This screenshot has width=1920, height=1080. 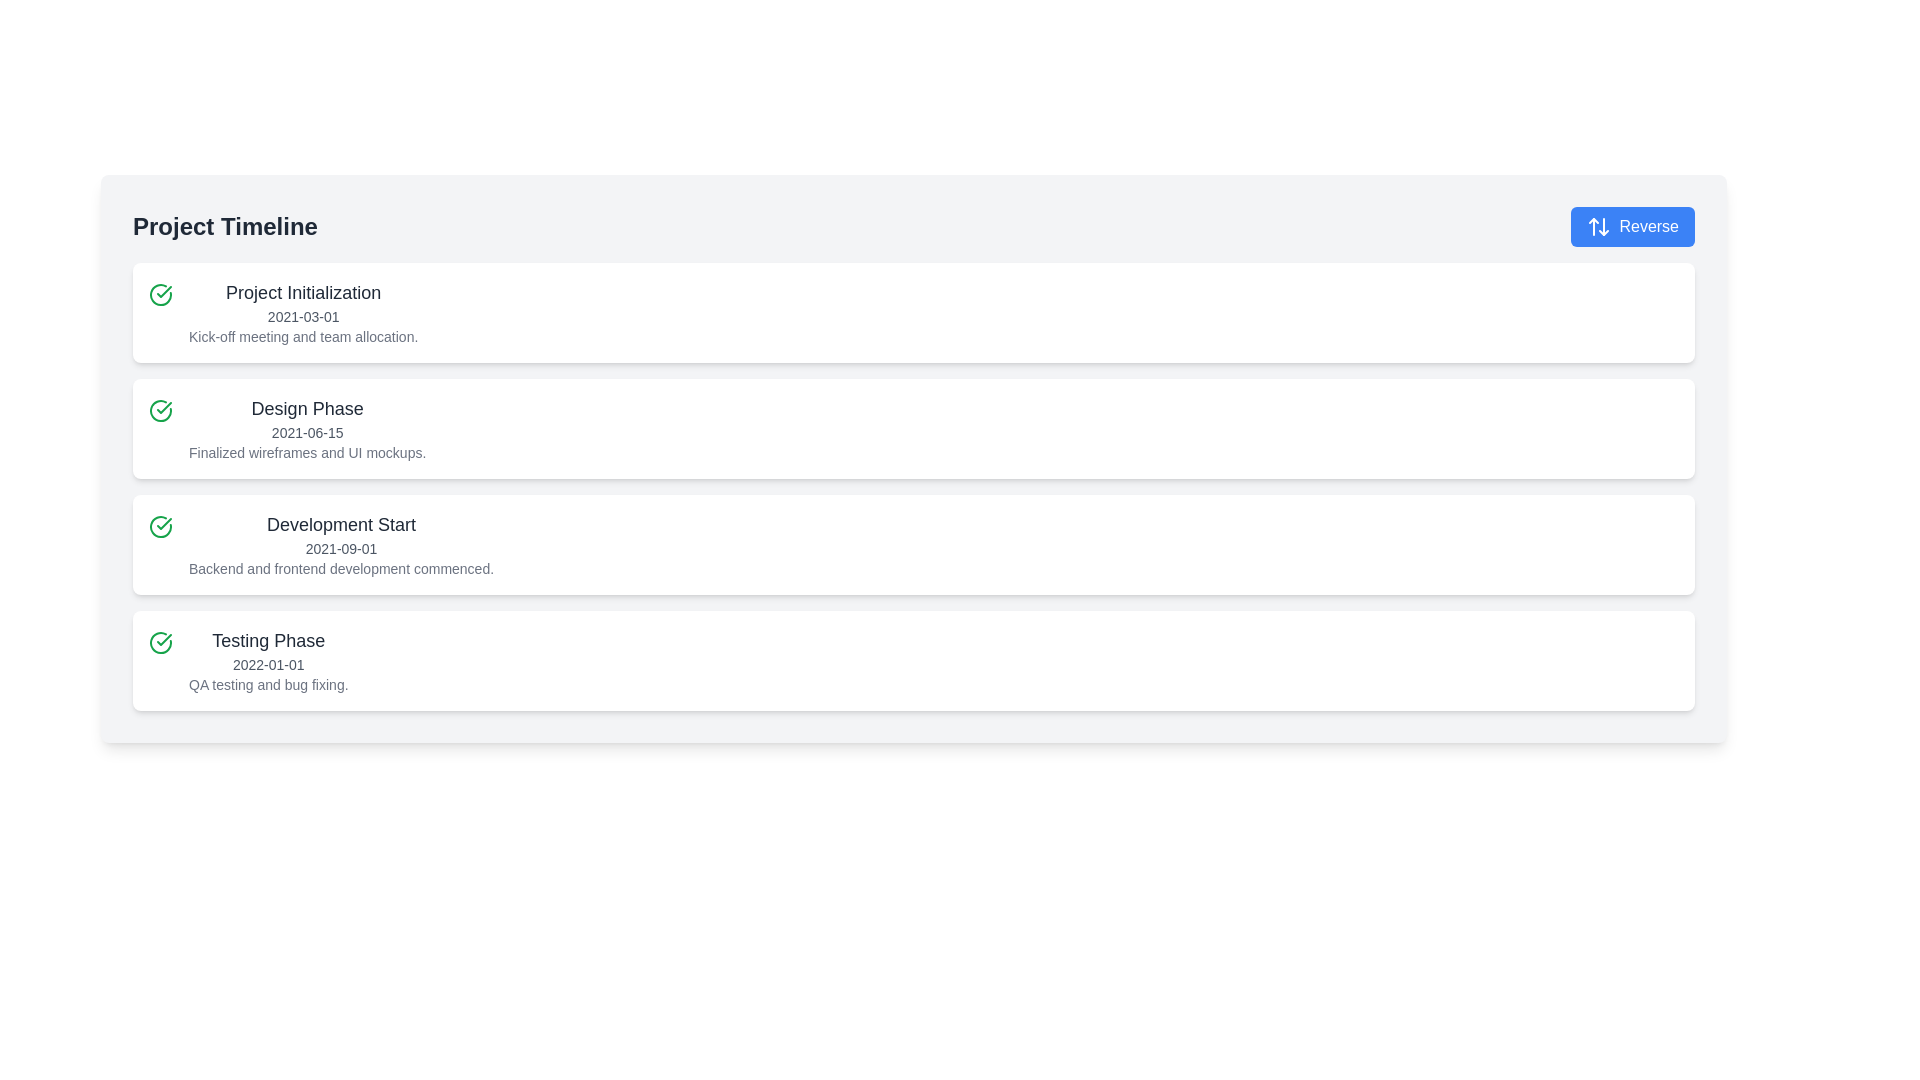 I want to click on text content of the fourth timeline entry labeled 'Testing Phase', which includes the phase name, start date, and description, located within a white, rounded rectangle on the left side of the interface, so click(x=267, y=660).